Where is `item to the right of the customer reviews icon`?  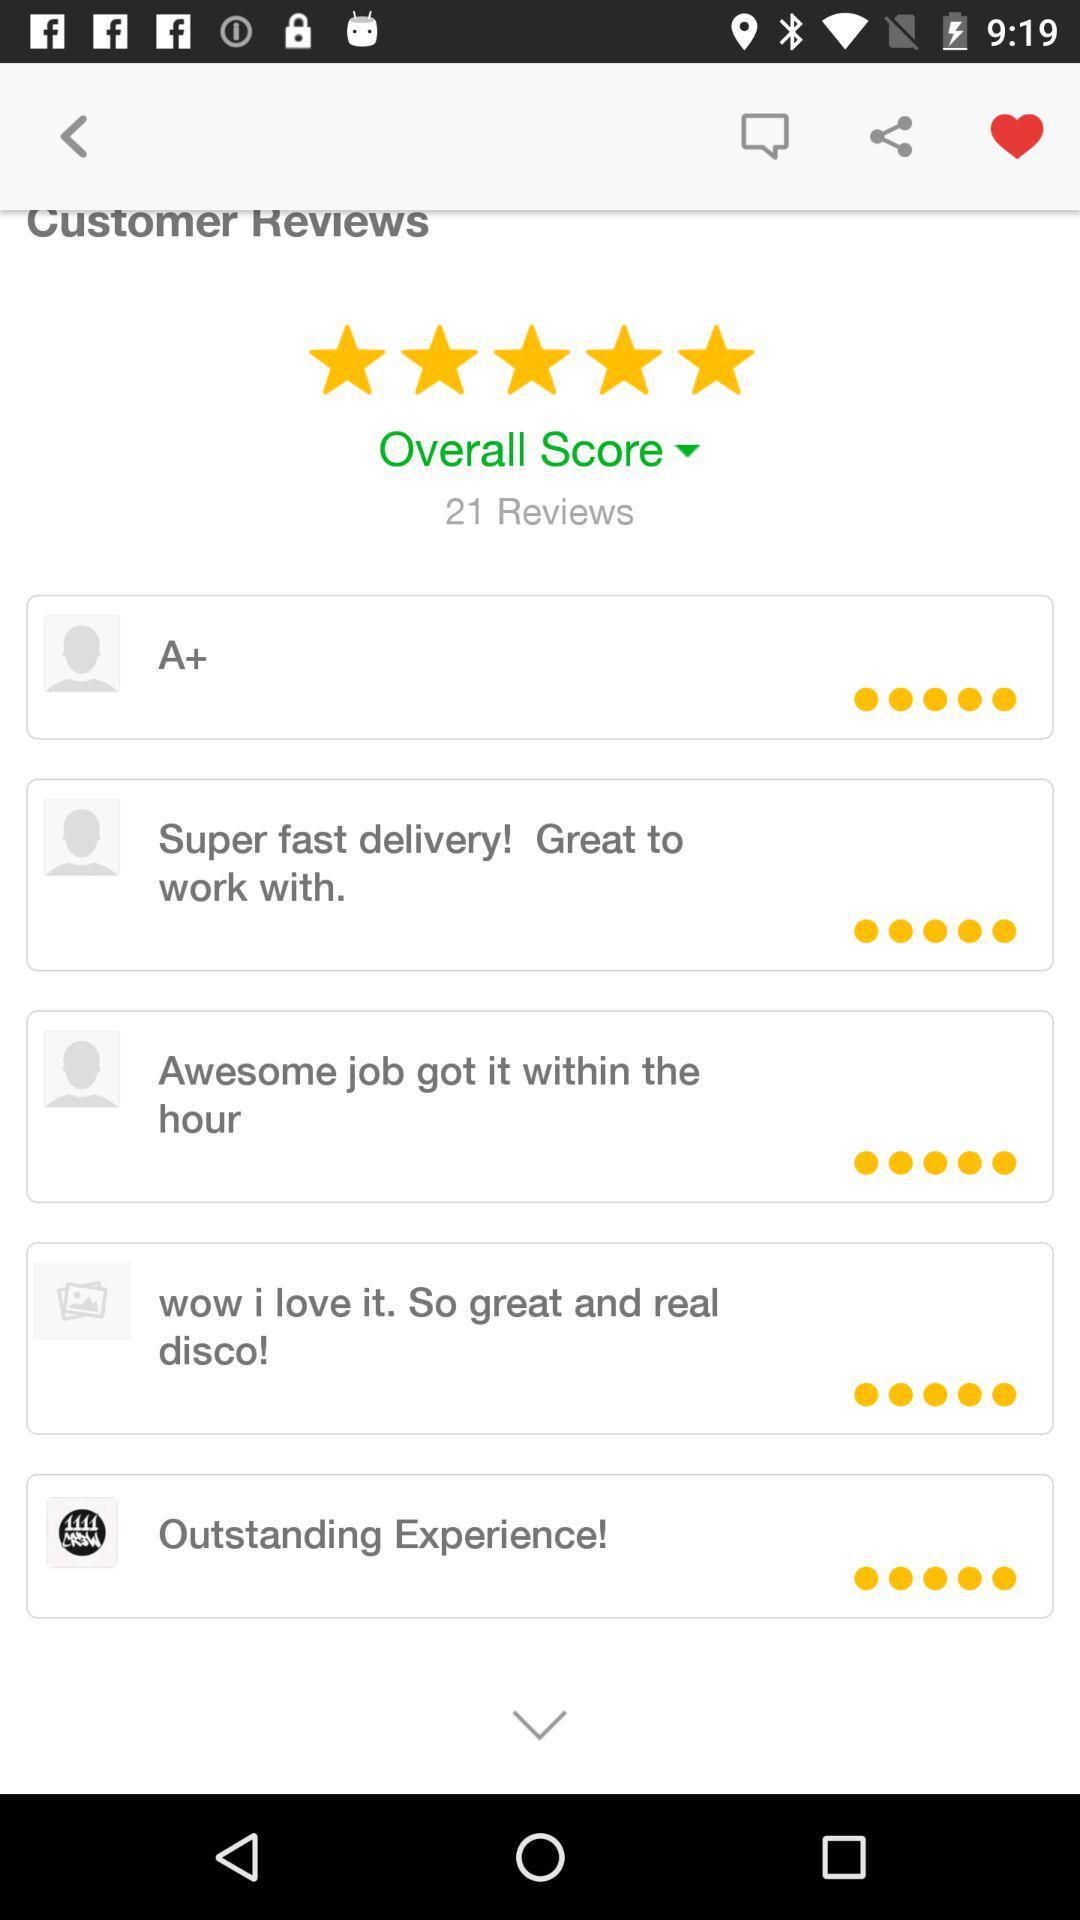
item to the right of the customer reviews icon is located at coordinates (764, 135).